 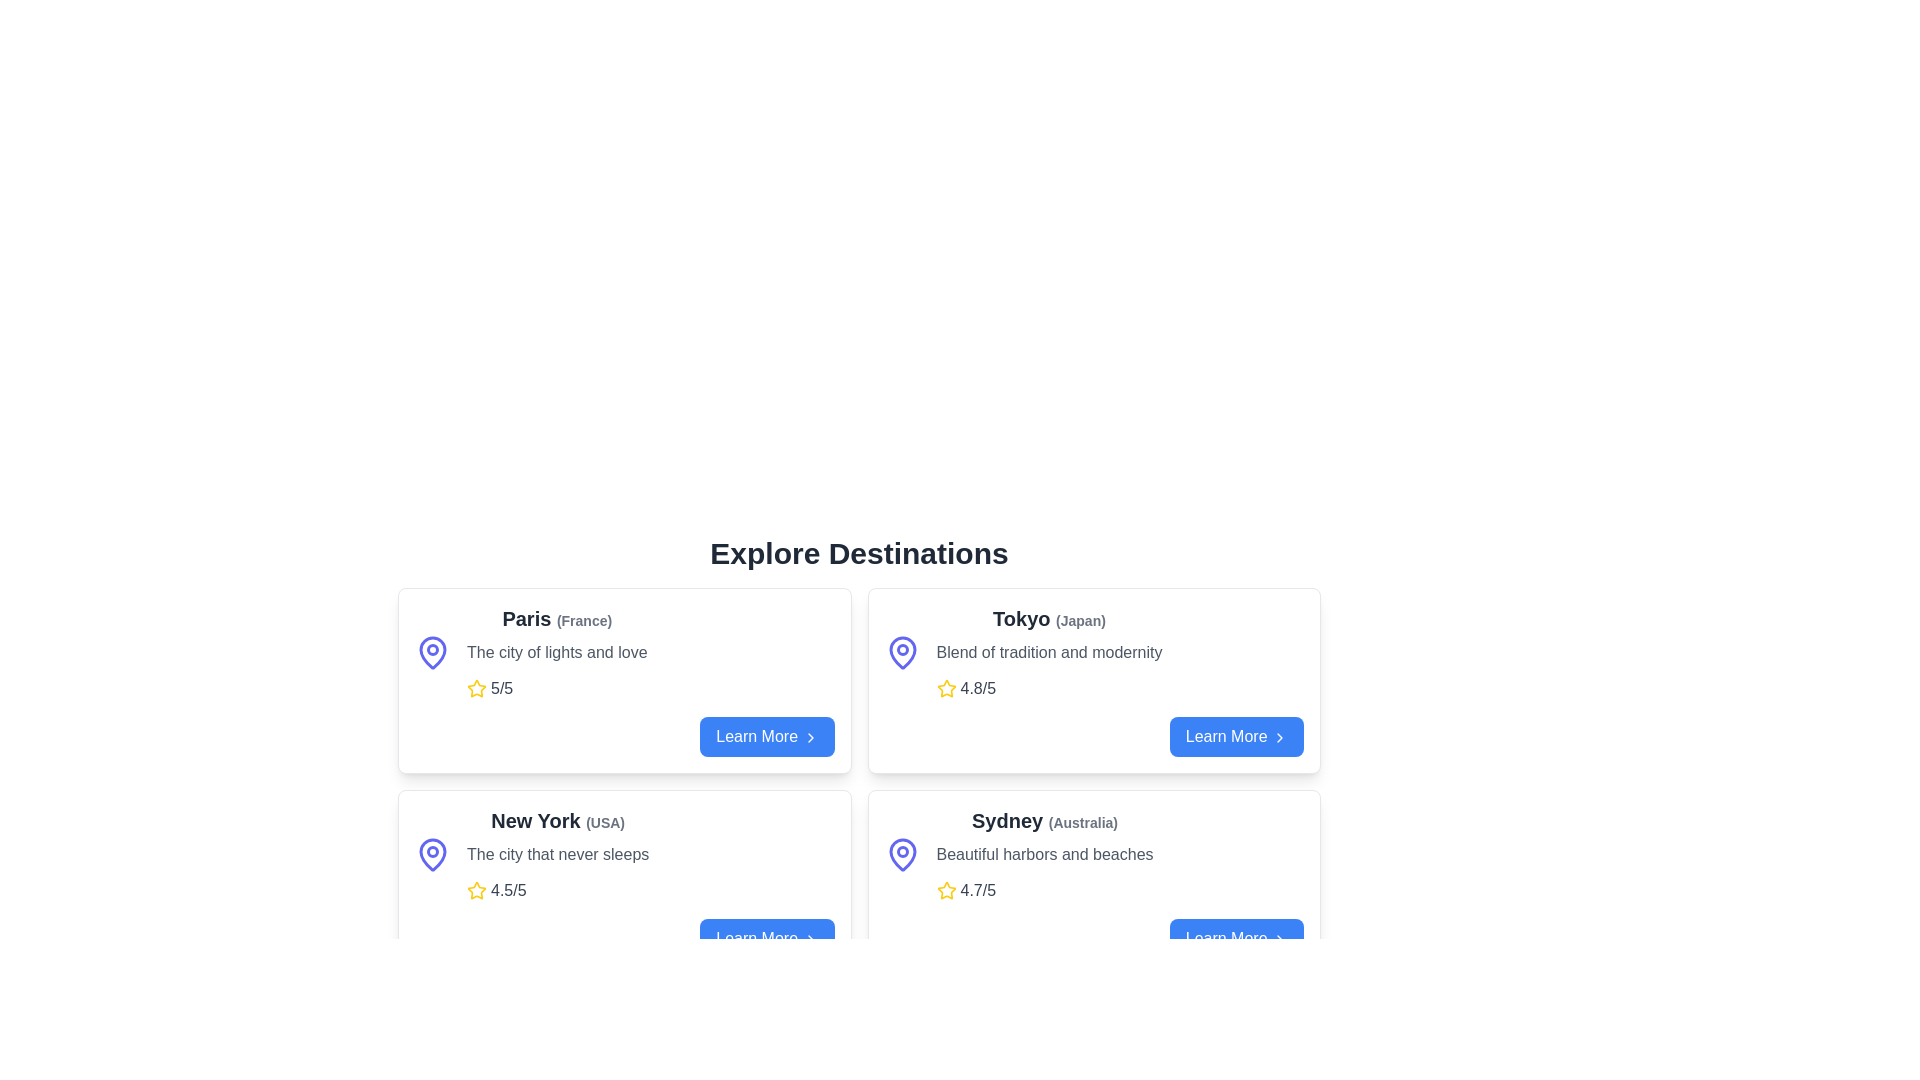 I want to click on the bolded text label 'Tokyo (Japan)' located in the top-right section of the grid to observe any interactive effects, so click(x=1048, y=617).